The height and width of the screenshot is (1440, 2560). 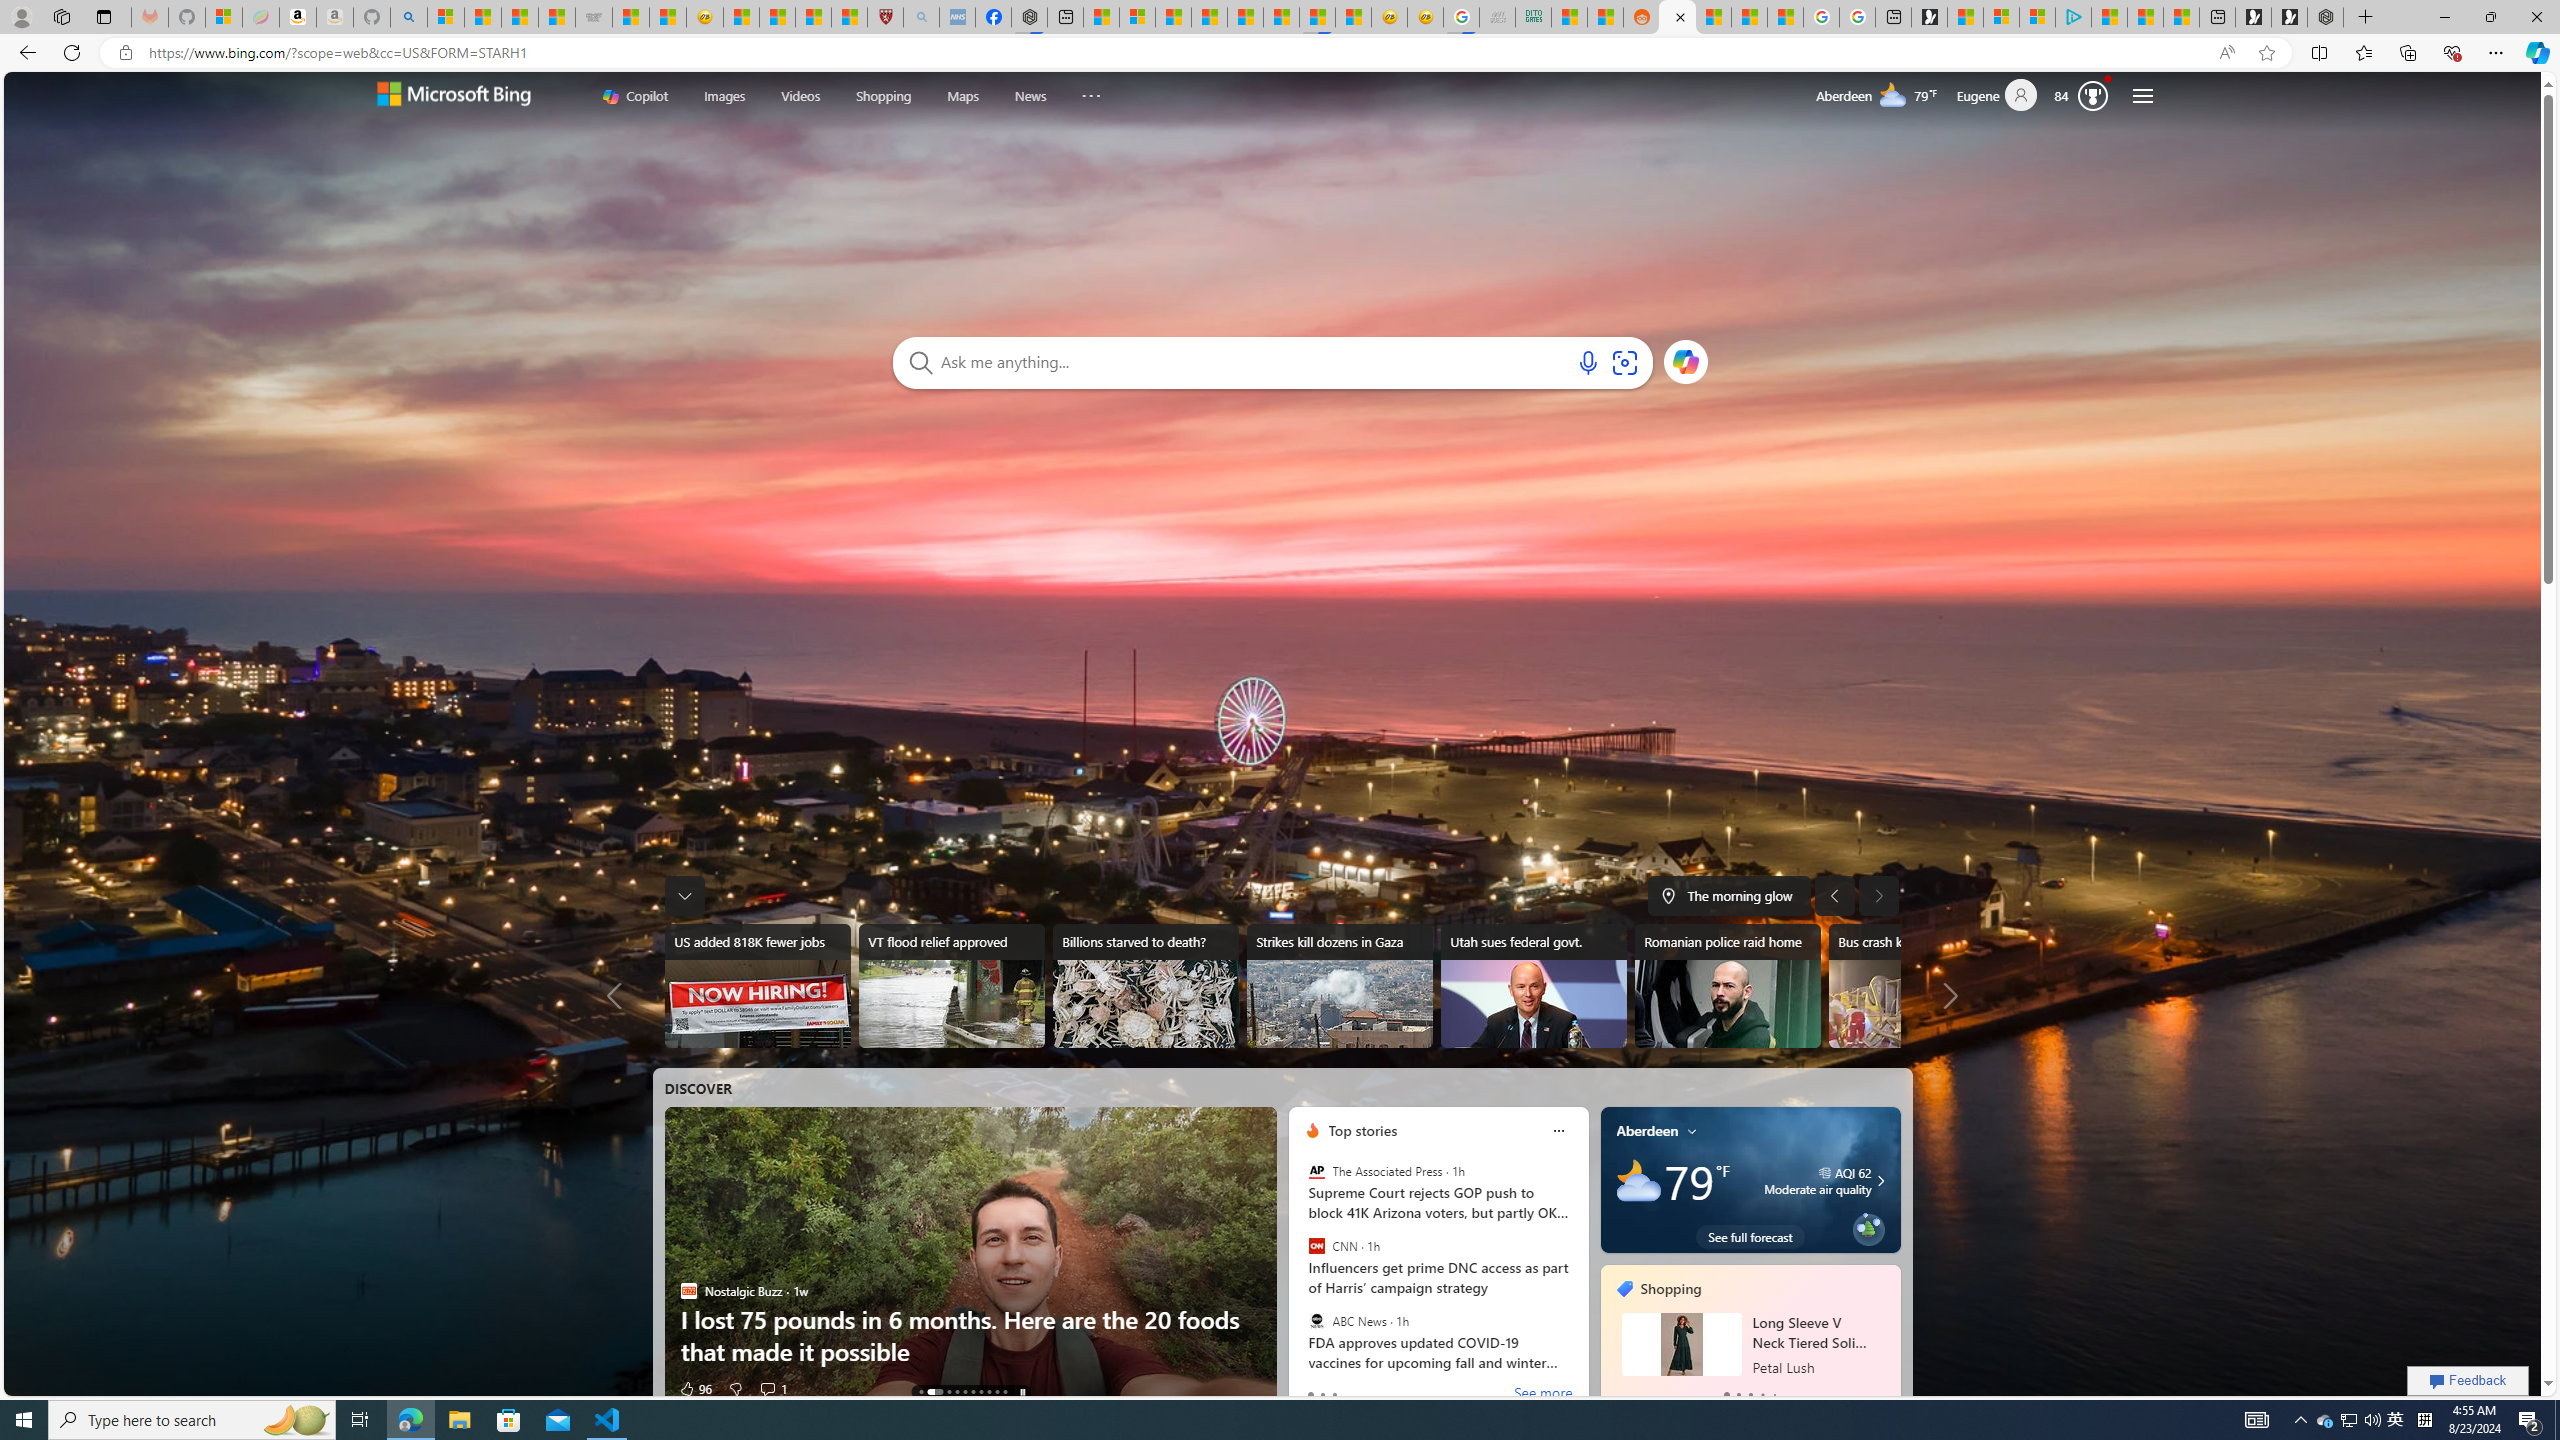 What do you see at coordinates (955, 1391) in the screenshot?
I see `'AutomationID: tab-3'` at bounding box center [955, 1391].